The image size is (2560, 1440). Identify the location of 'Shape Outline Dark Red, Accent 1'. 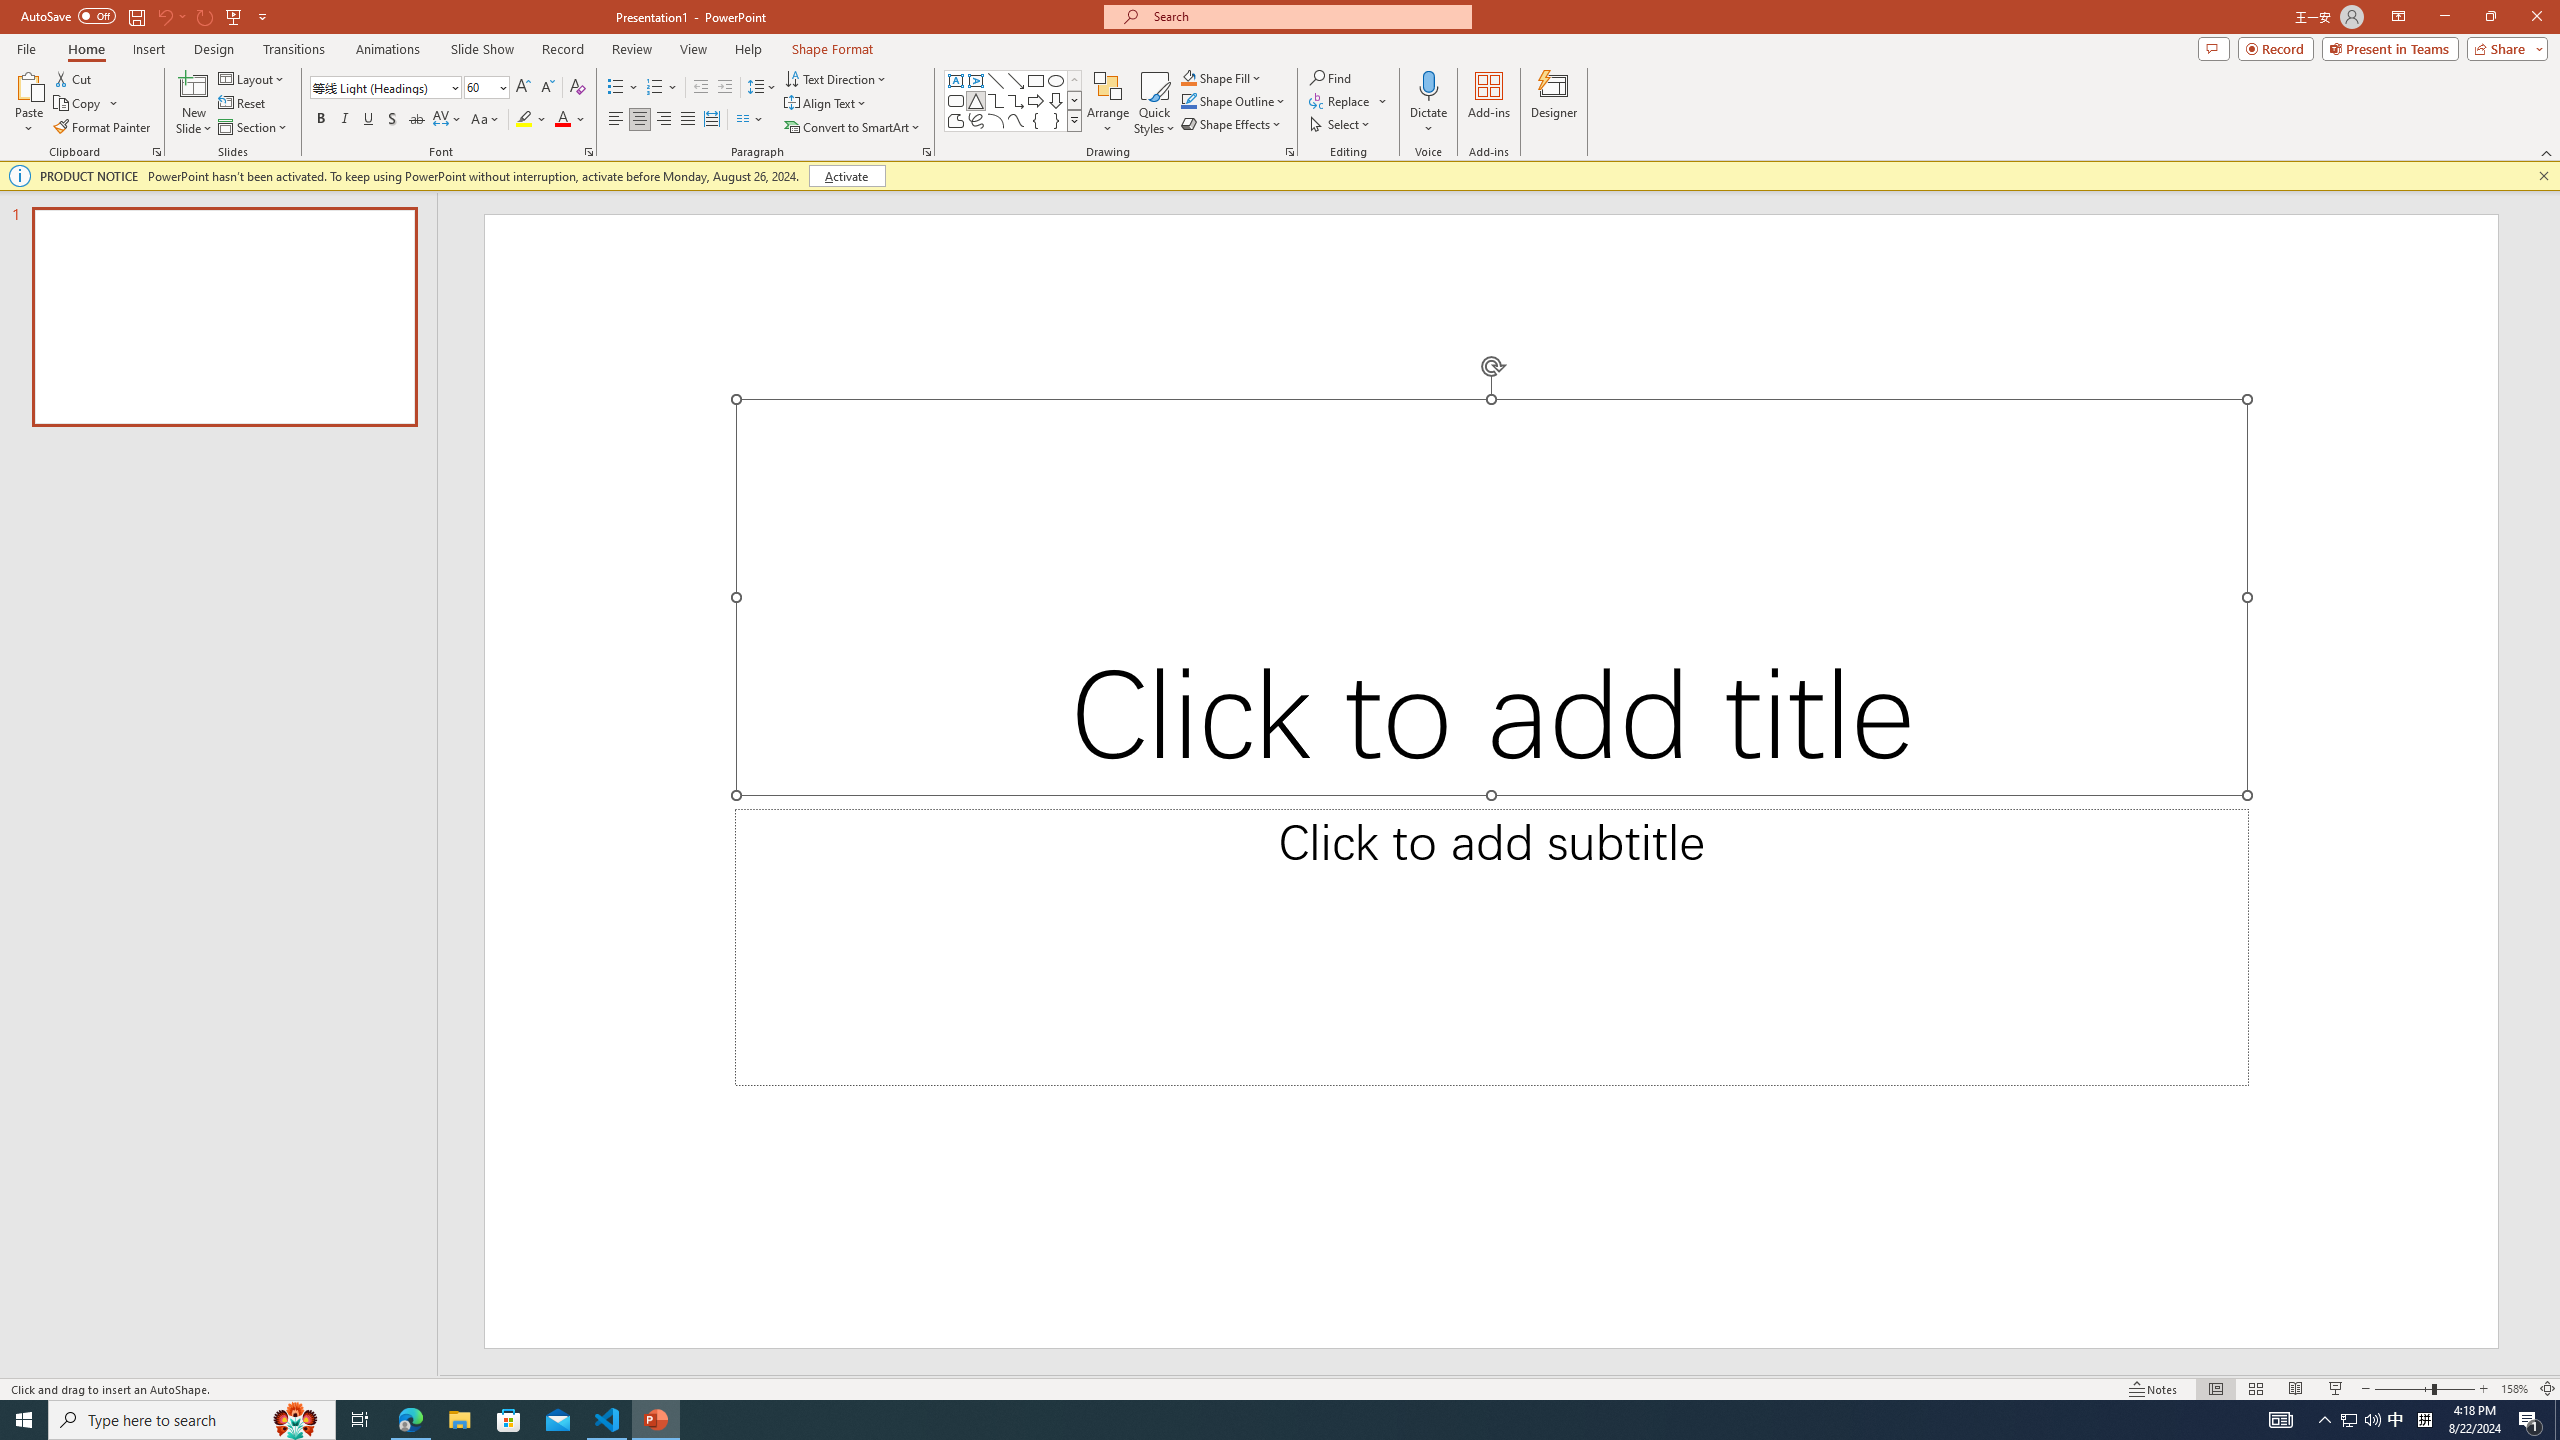
(1189, 99).